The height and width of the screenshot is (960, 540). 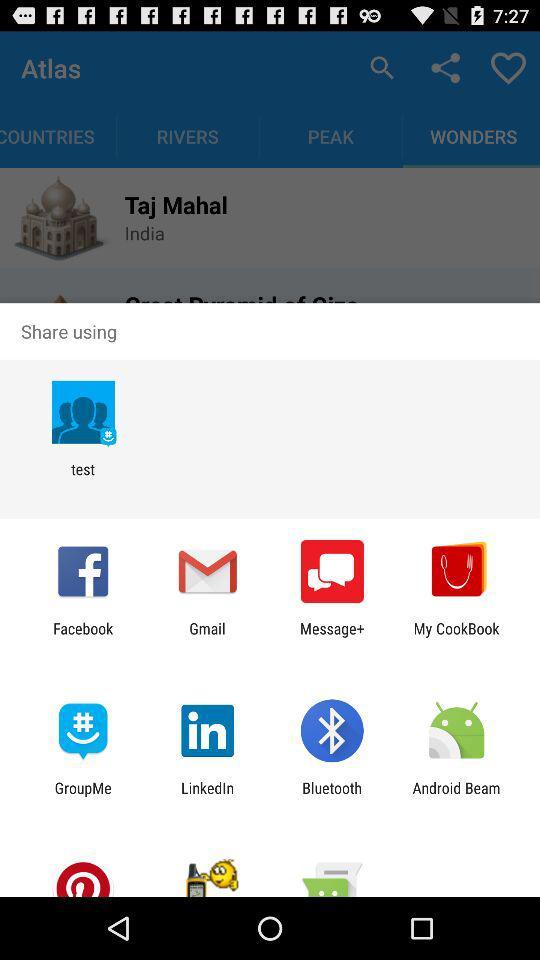 I want to click on linkedin icon, so click(x=206, y=796).